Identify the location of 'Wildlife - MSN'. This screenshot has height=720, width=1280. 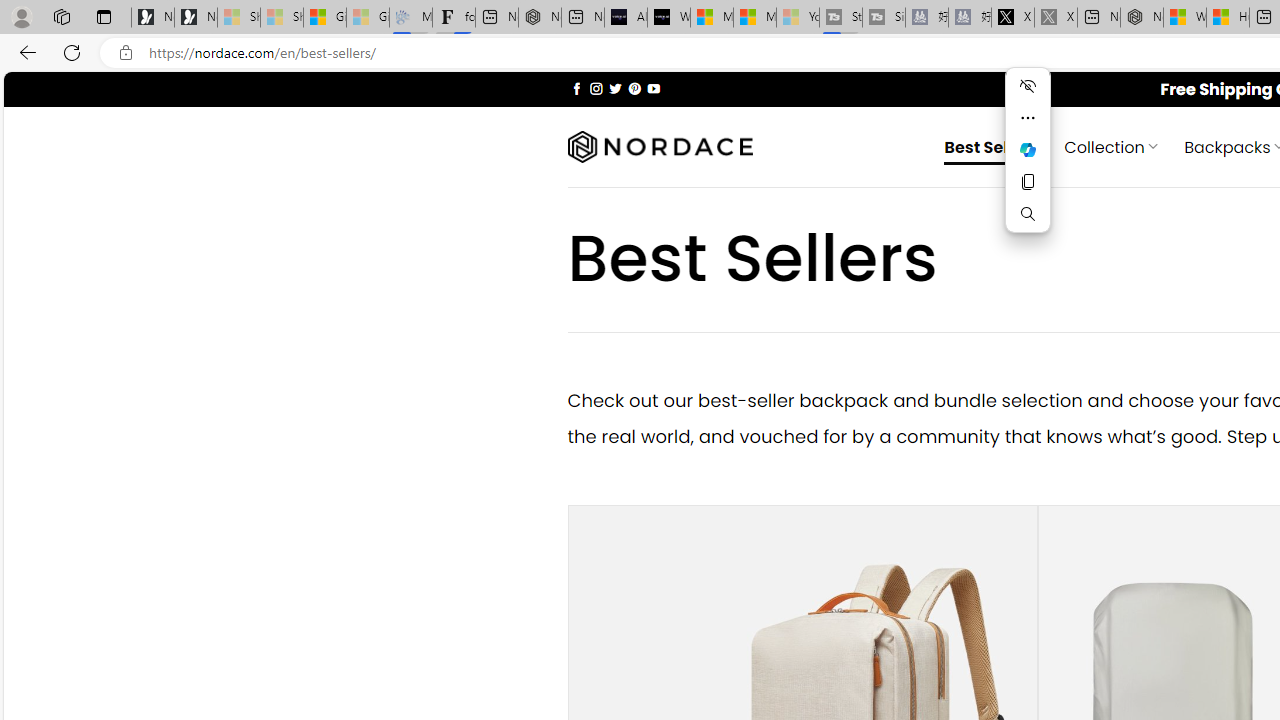
(1184, 17).